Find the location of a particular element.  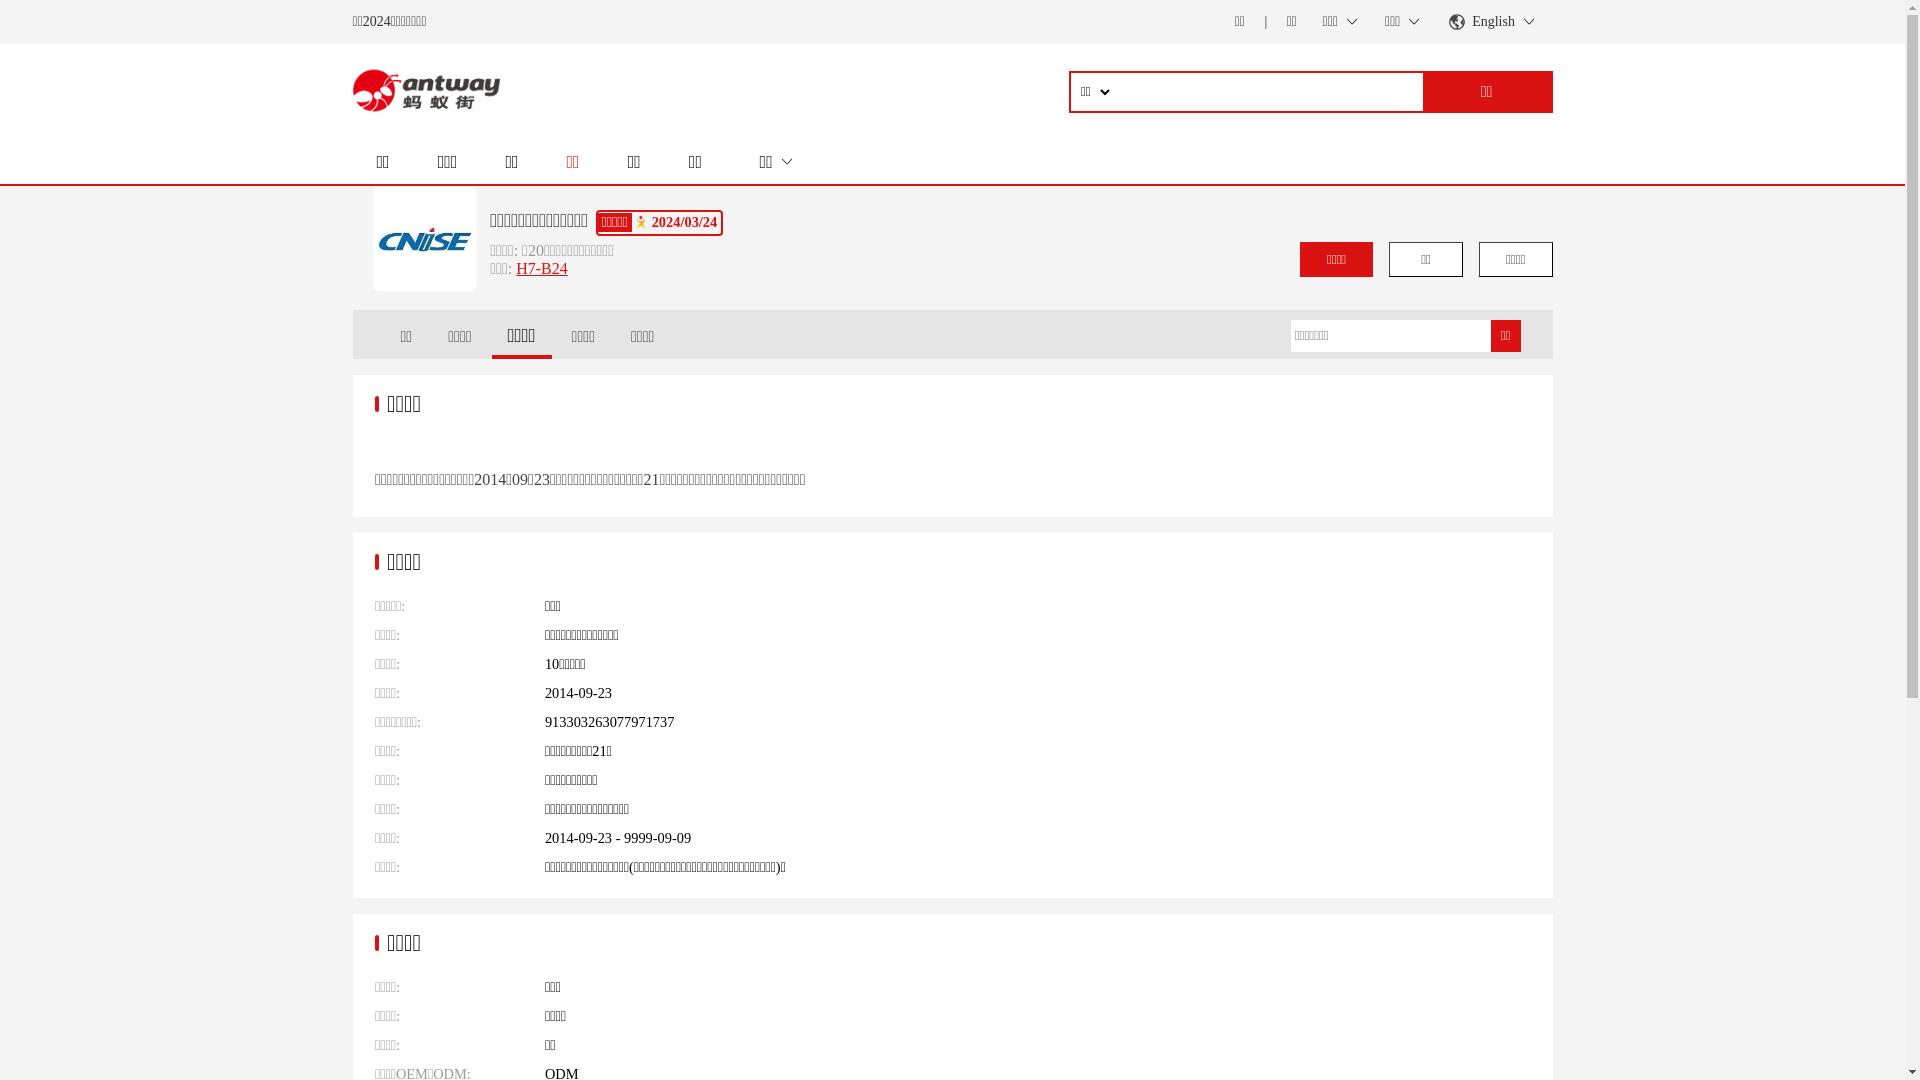

'H7-B24' is located at coordinates (542, 267).